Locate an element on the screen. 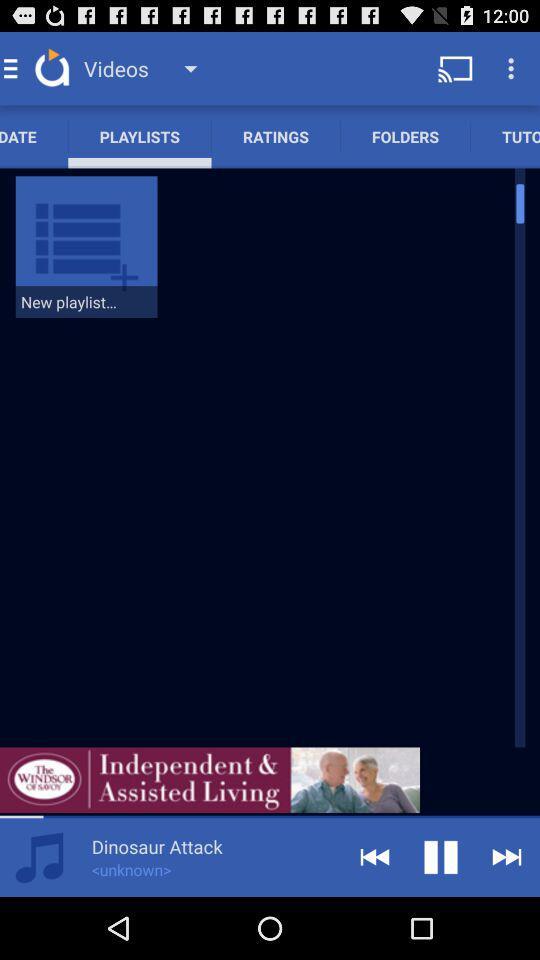 This screenshot has width=540, height=960. the pause icon is located at coordinates (441, 917).